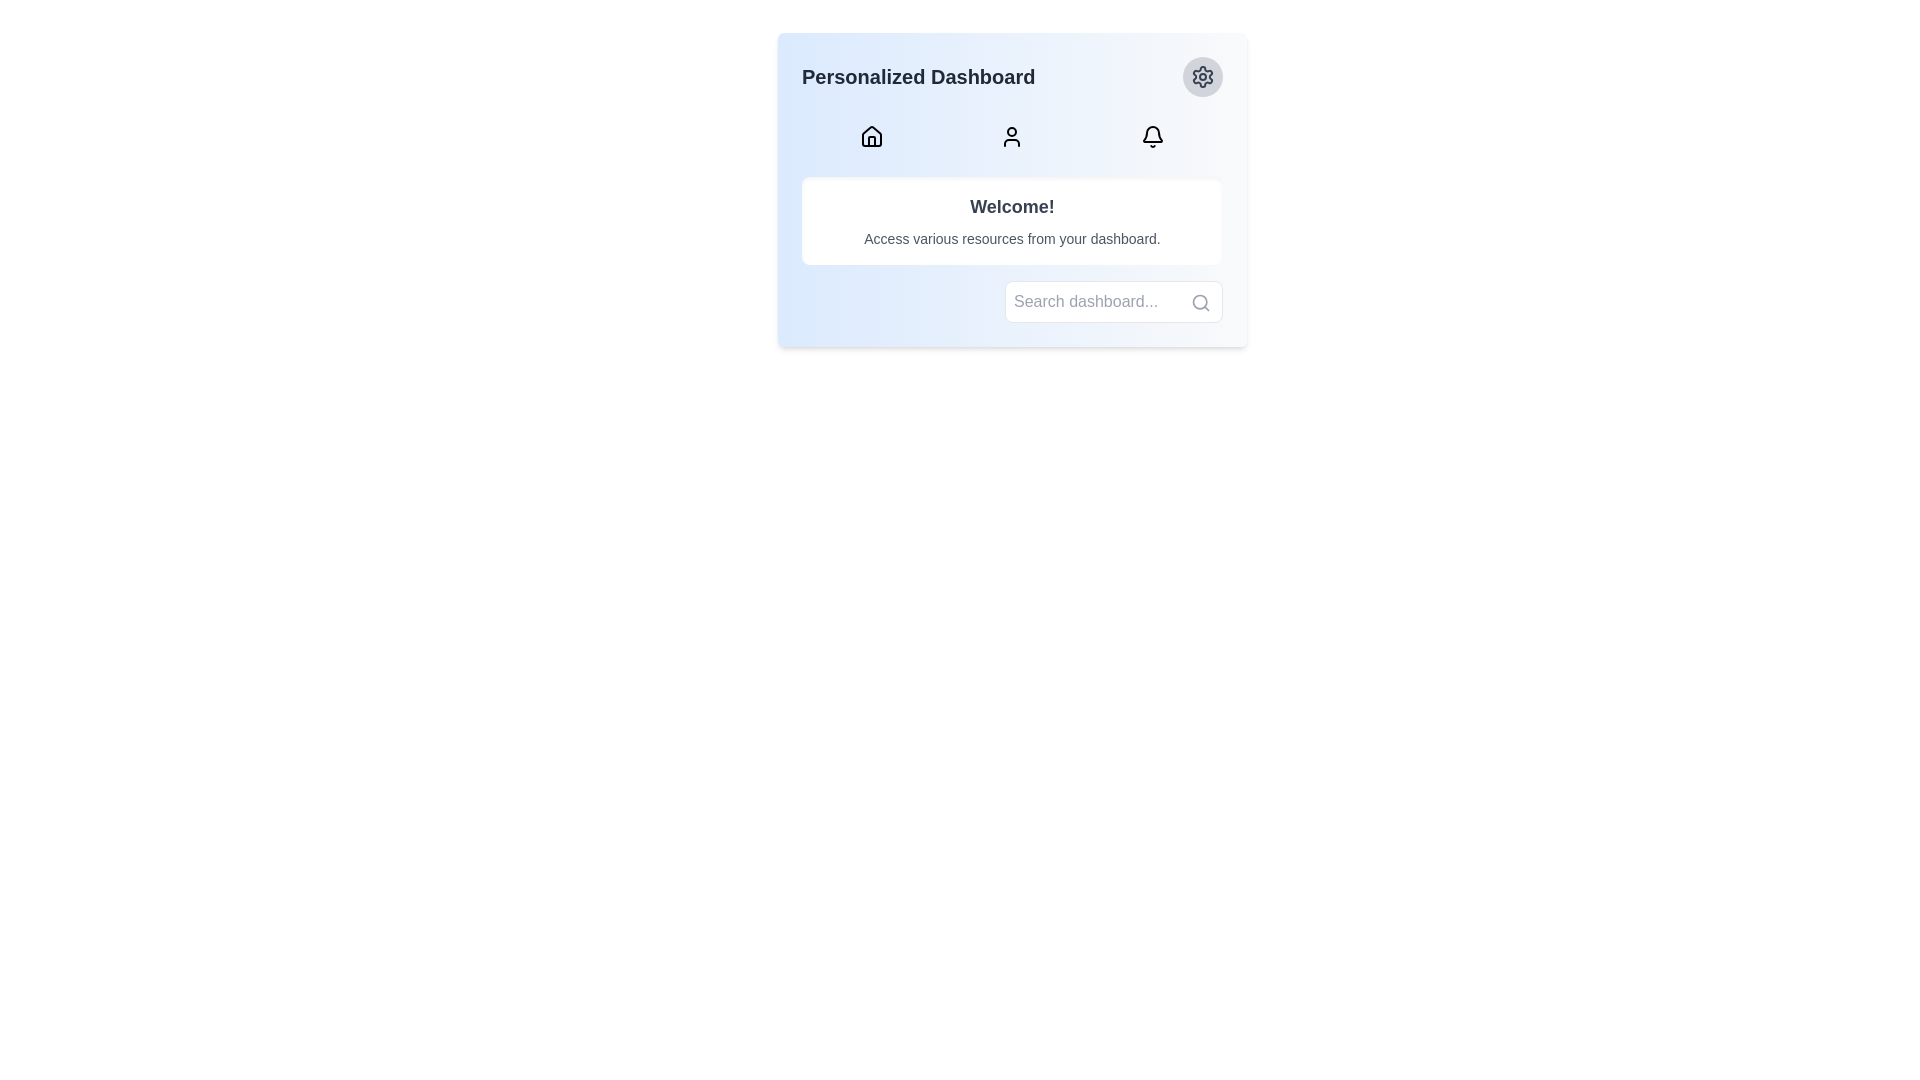 The width and height of the screenshot is (1920, 1080). What do you see at coordinates (1012, 220) in the screenshot?
I see `the welcoming message label located near the center of the main widget area, below a row of icons and above the search bar, which provides a brief description of the resources available from the dashboard` at bounding box center [1012, 220].